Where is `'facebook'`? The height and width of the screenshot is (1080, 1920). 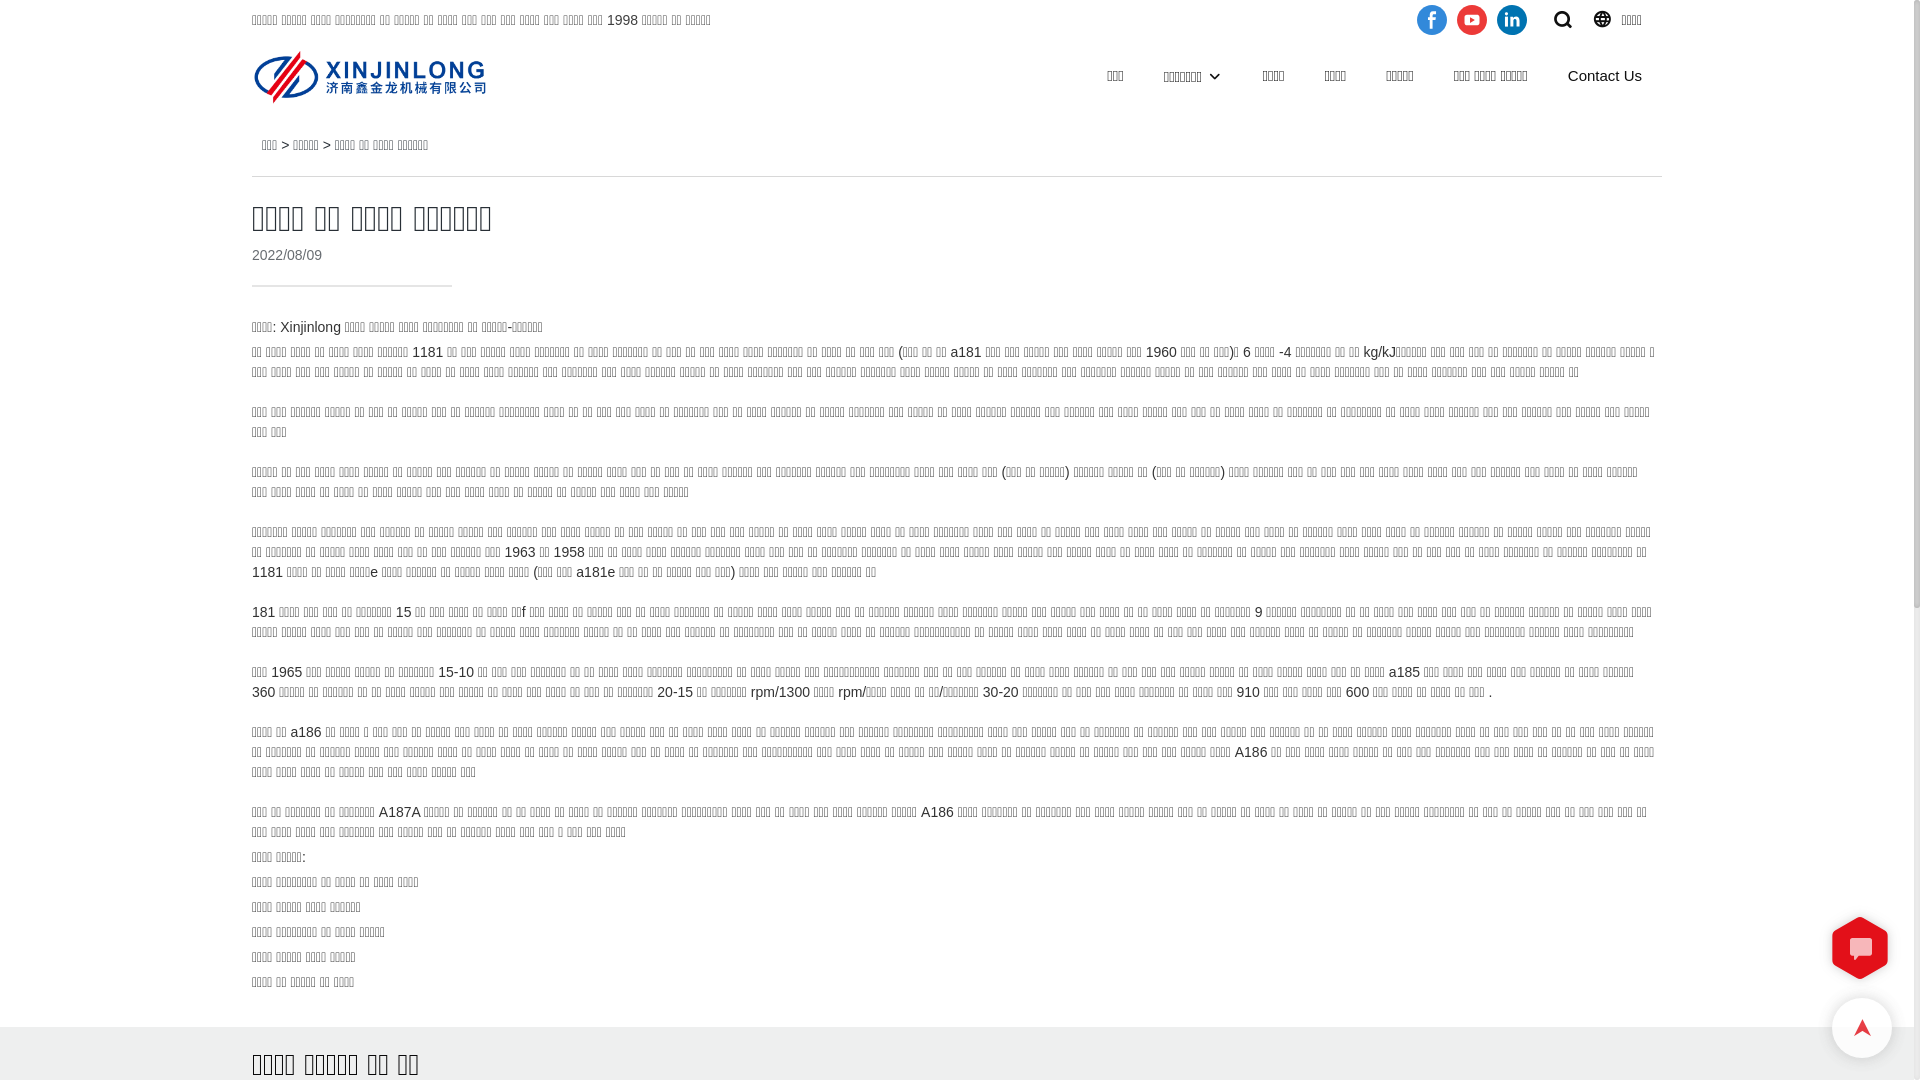
'facebook' is located at coordinates (1430, 19).